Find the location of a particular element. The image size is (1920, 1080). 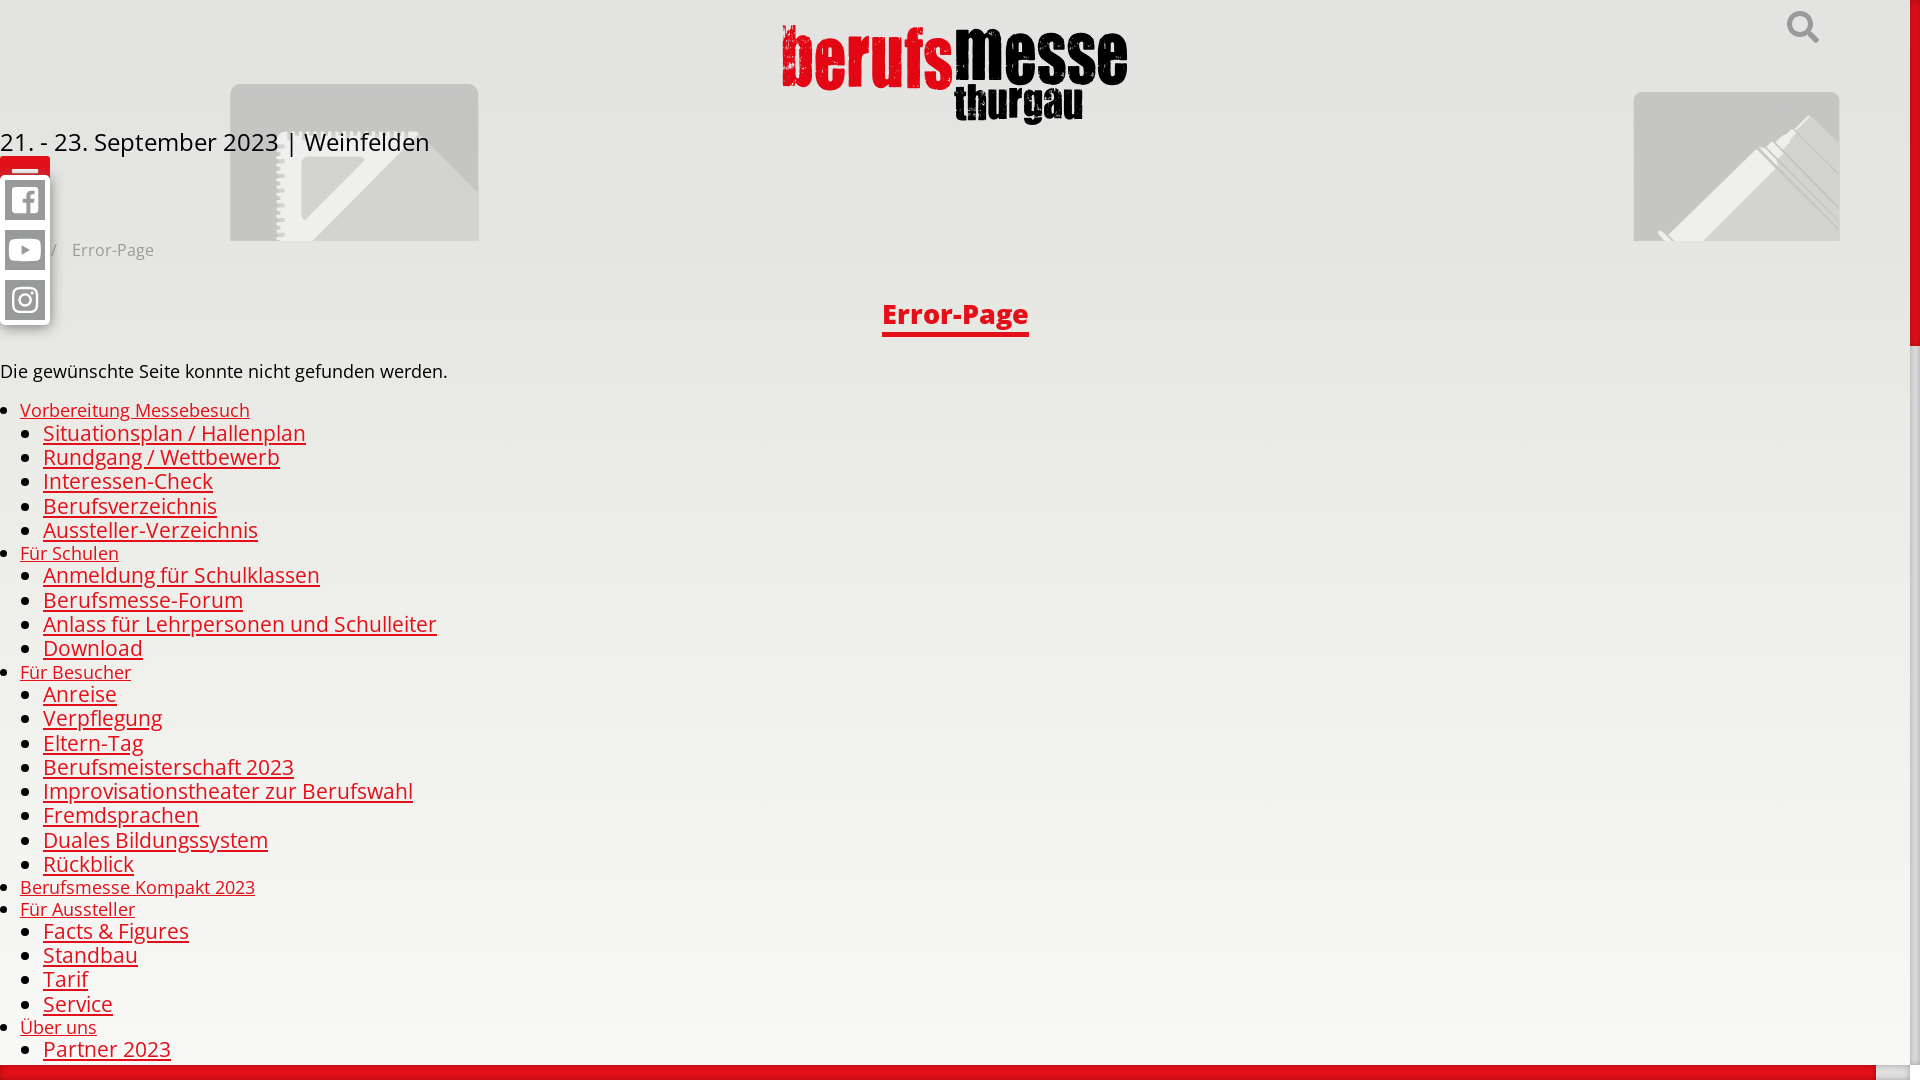

'Berufsmesse Kompakt 2023' is located at coordinates (136, 885).